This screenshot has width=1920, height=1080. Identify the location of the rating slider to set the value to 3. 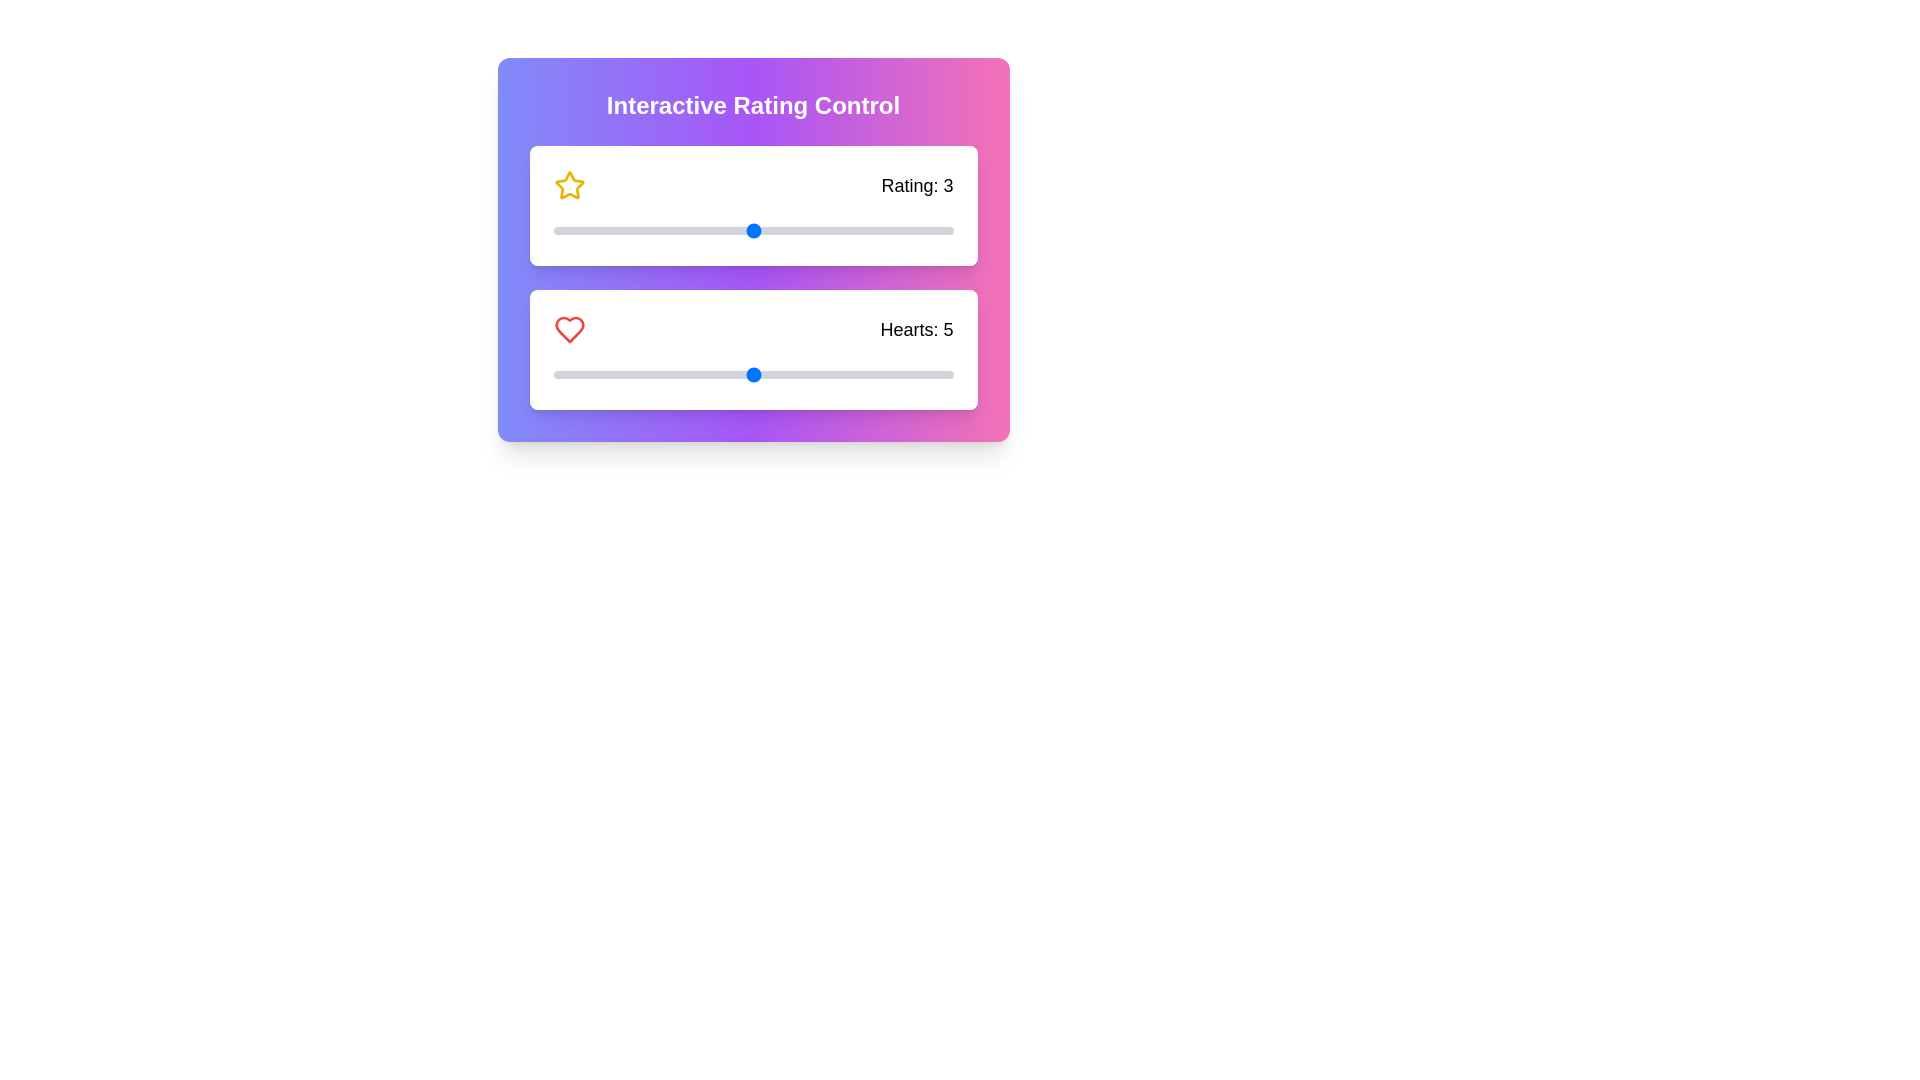
(752, 230).